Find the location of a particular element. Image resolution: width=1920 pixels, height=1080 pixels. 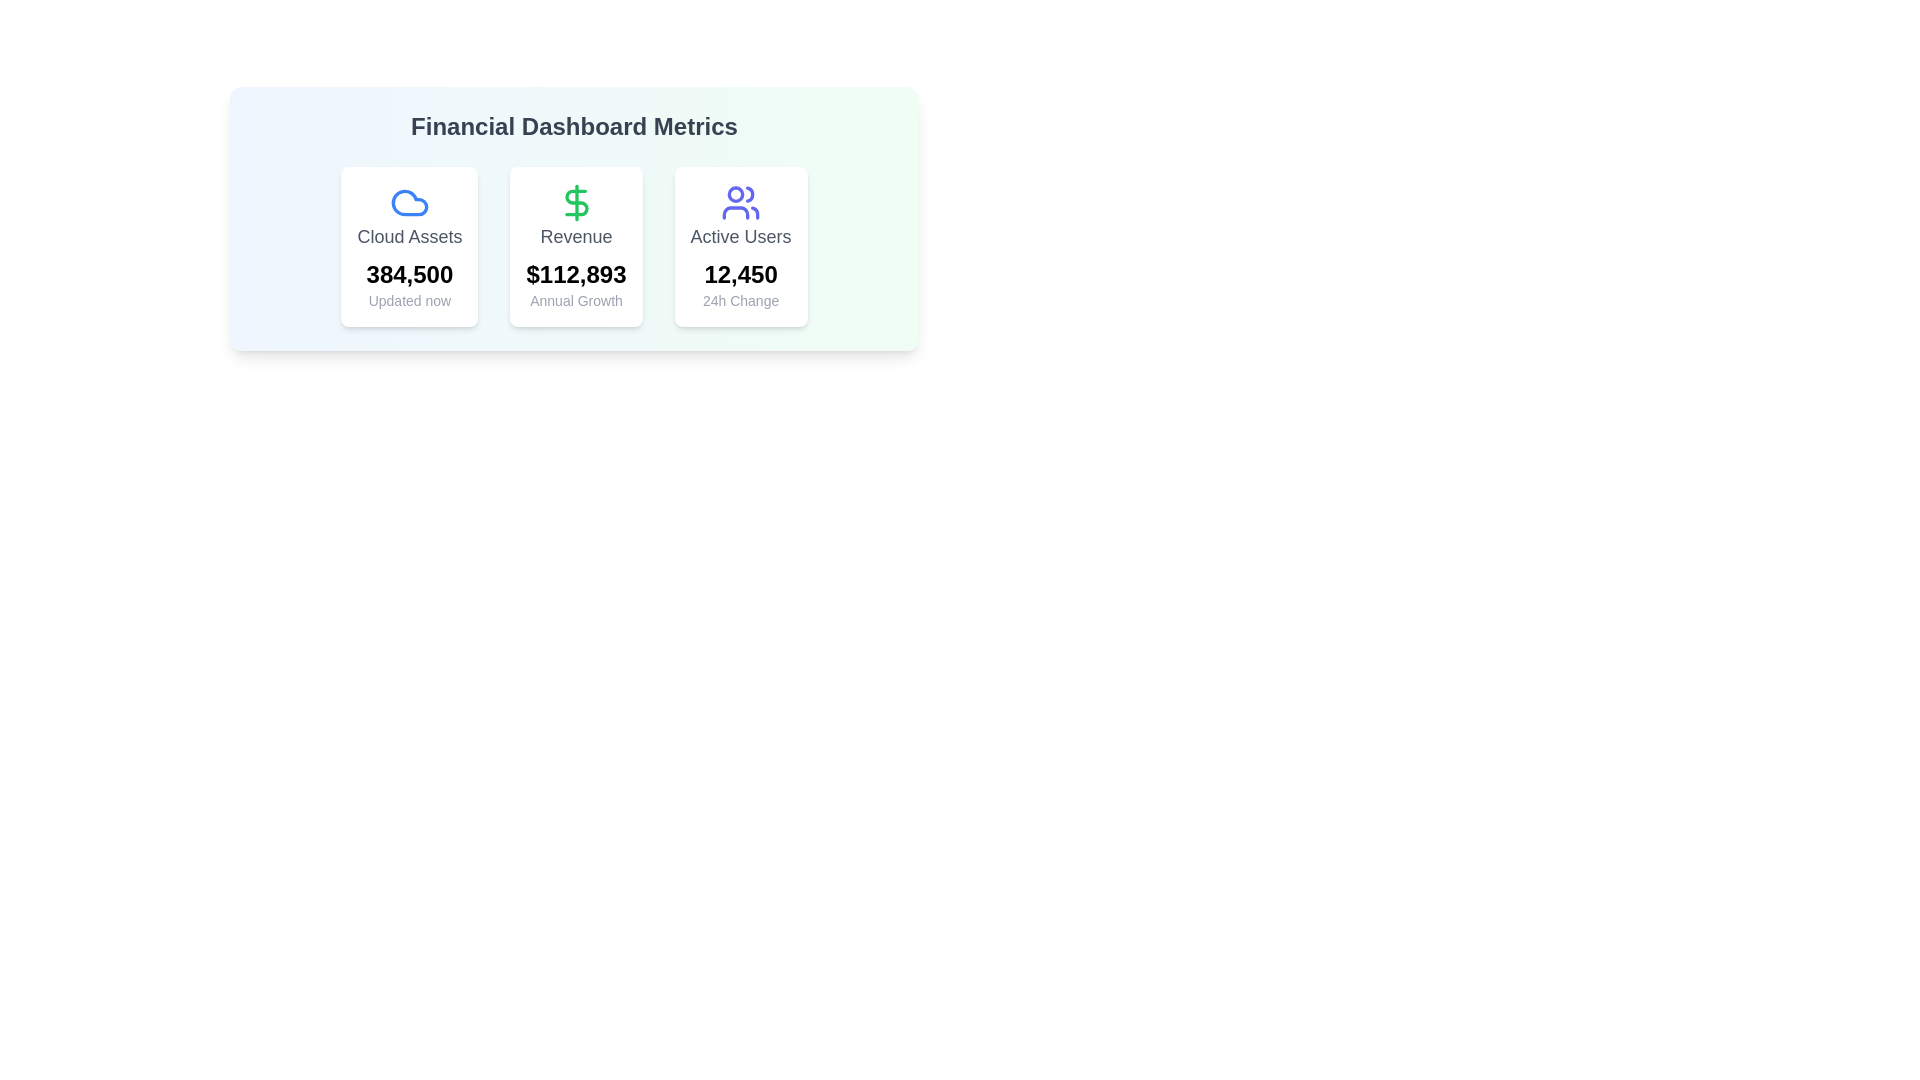

the 'Revenue' text label, which is styled in medium gray and located below a green dollar symbol icon within a white card is located at coordinates (575, 235).